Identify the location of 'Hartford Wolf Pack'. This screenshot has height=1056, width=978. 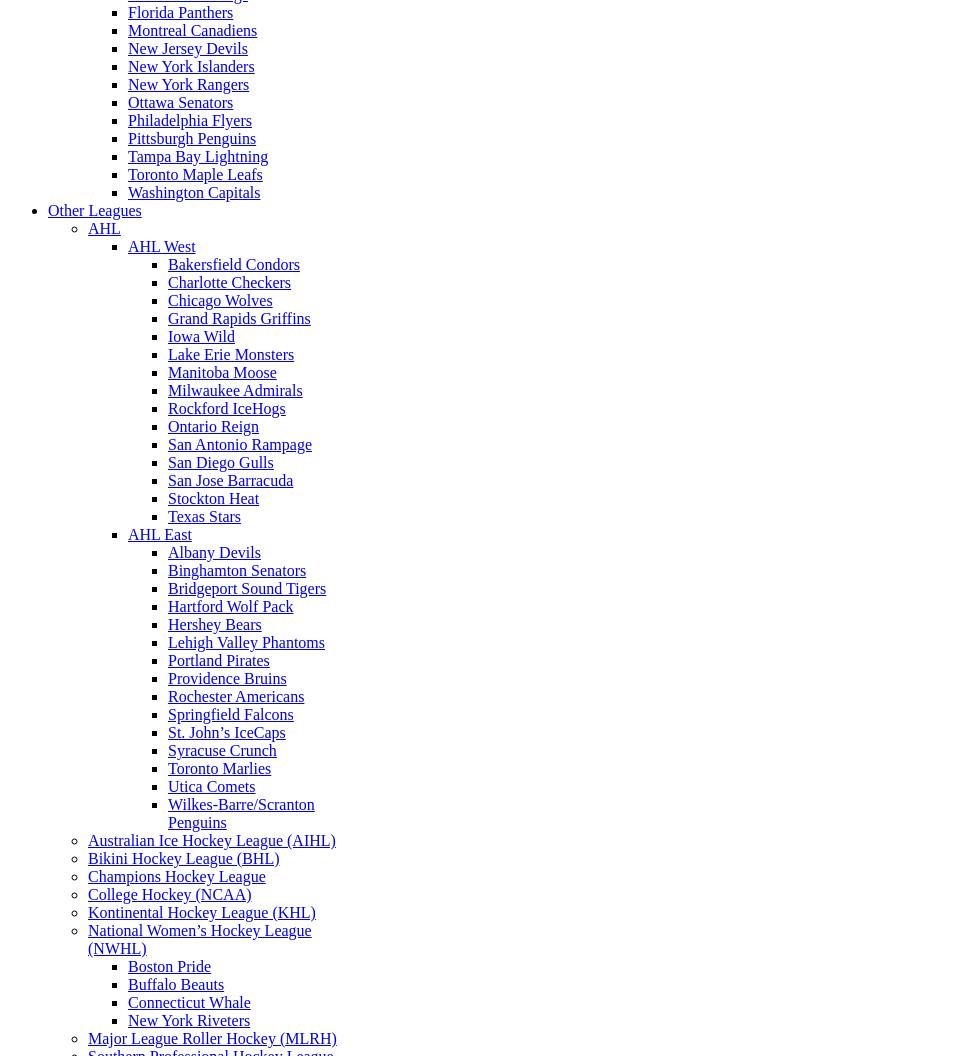
(230, 605).